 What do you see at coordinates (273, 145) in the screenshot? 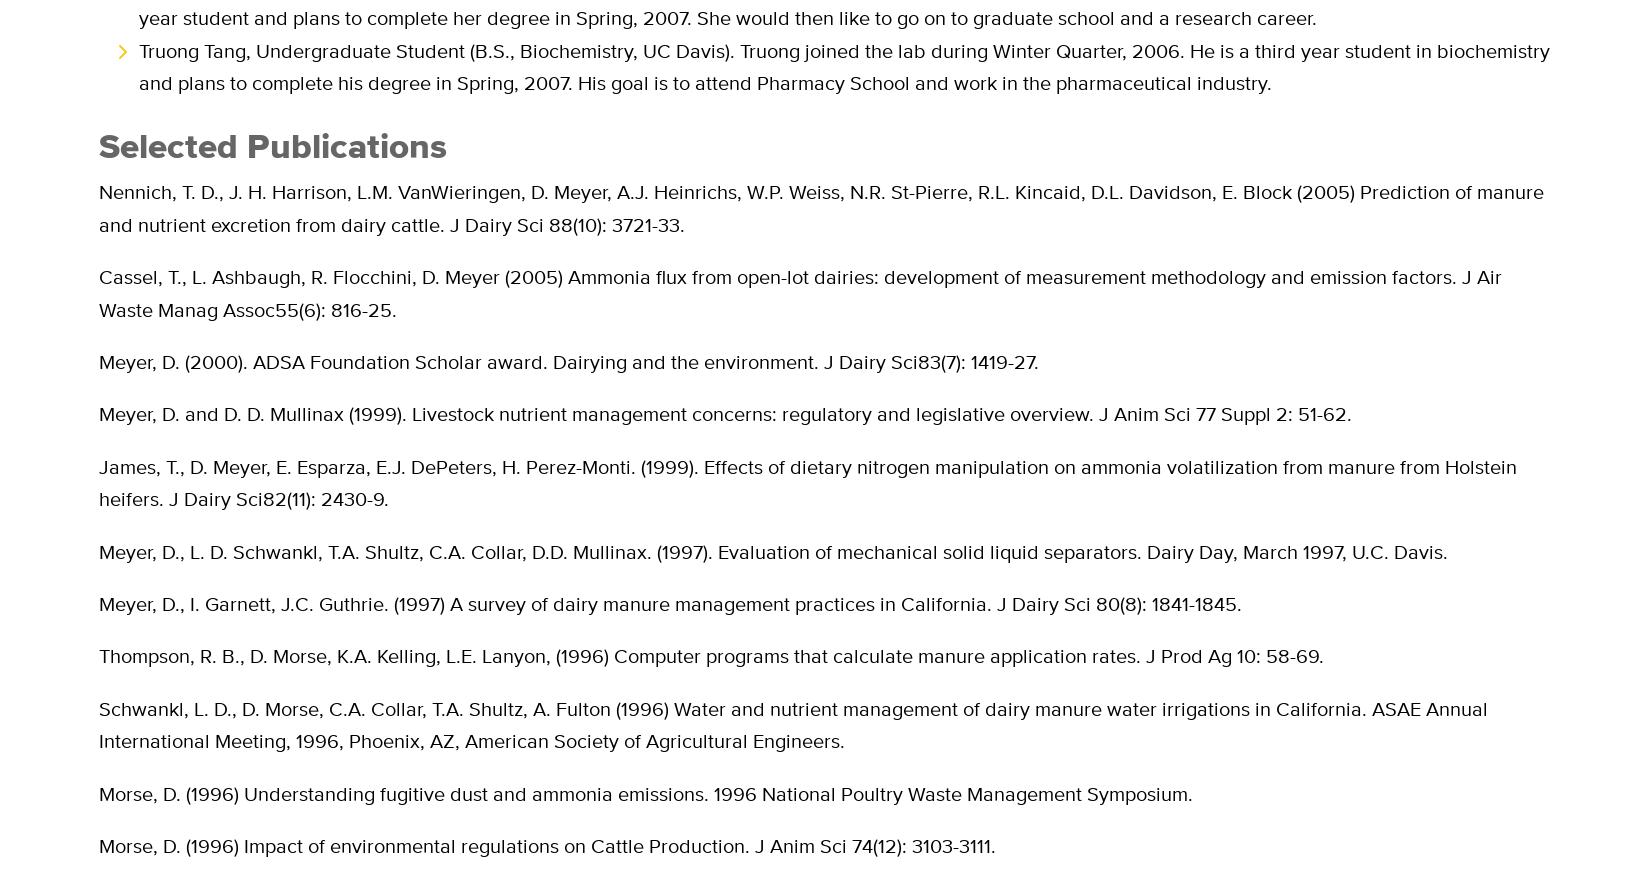
I see `'Selected Publications'` at bounding box center [273, 145].